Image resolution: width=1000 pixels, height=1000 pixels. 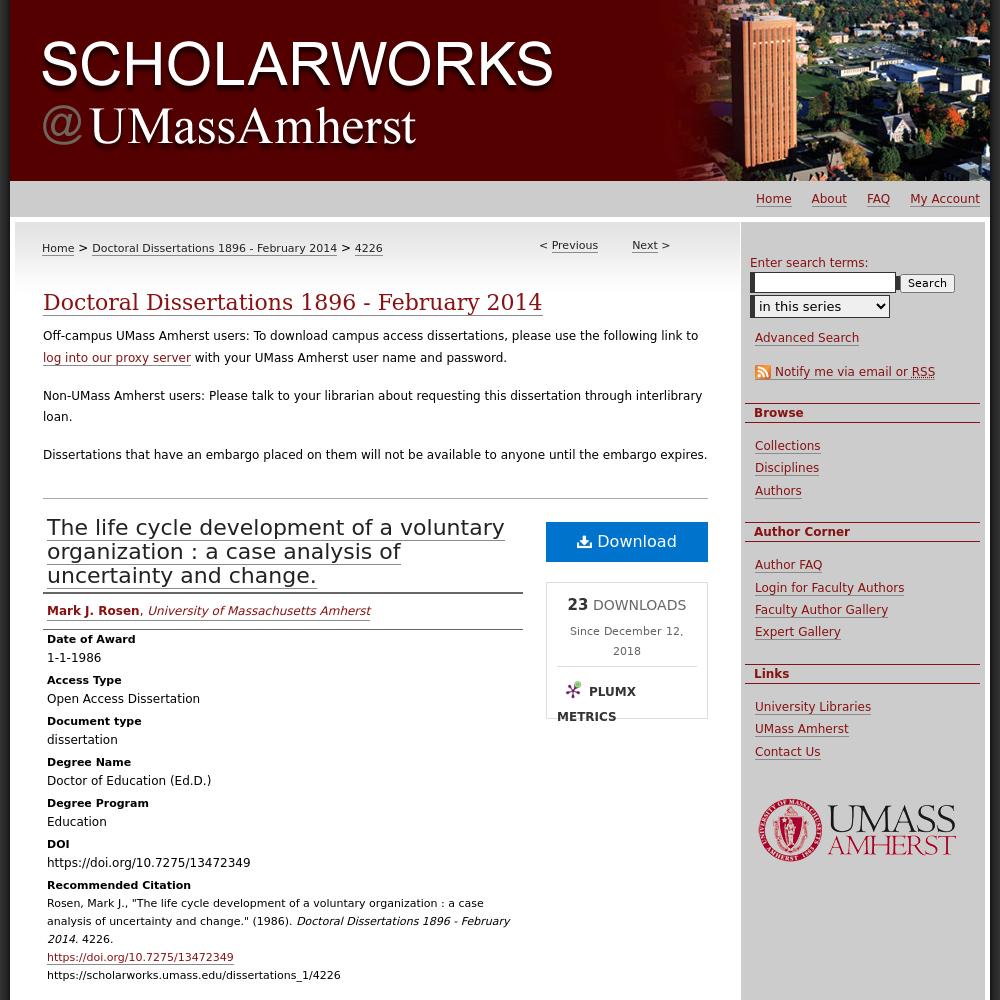 What do you see at coordinates (90, 639) in the screenshot?
I see `'Date of Award'` at bounding box center [90, 639].